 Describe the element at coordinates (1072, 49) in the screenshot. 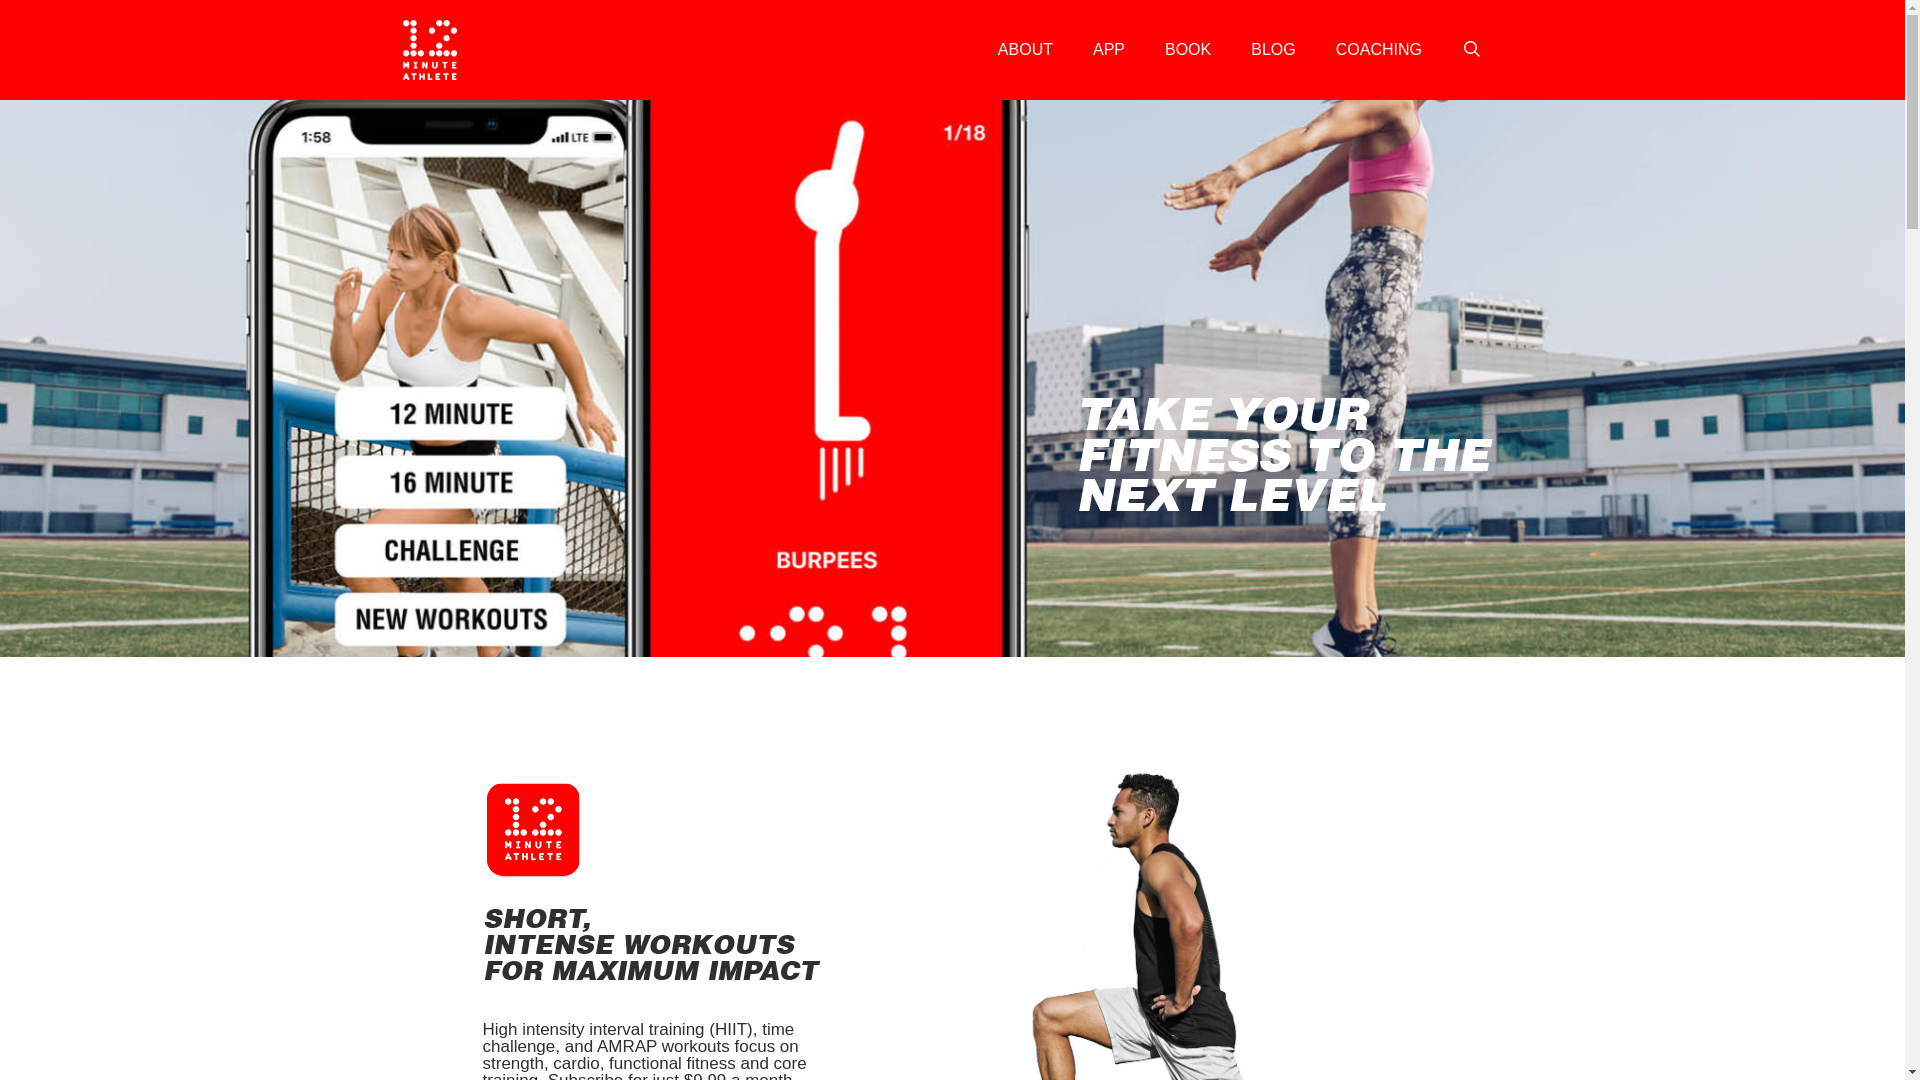

I see `'APP'` at that location.